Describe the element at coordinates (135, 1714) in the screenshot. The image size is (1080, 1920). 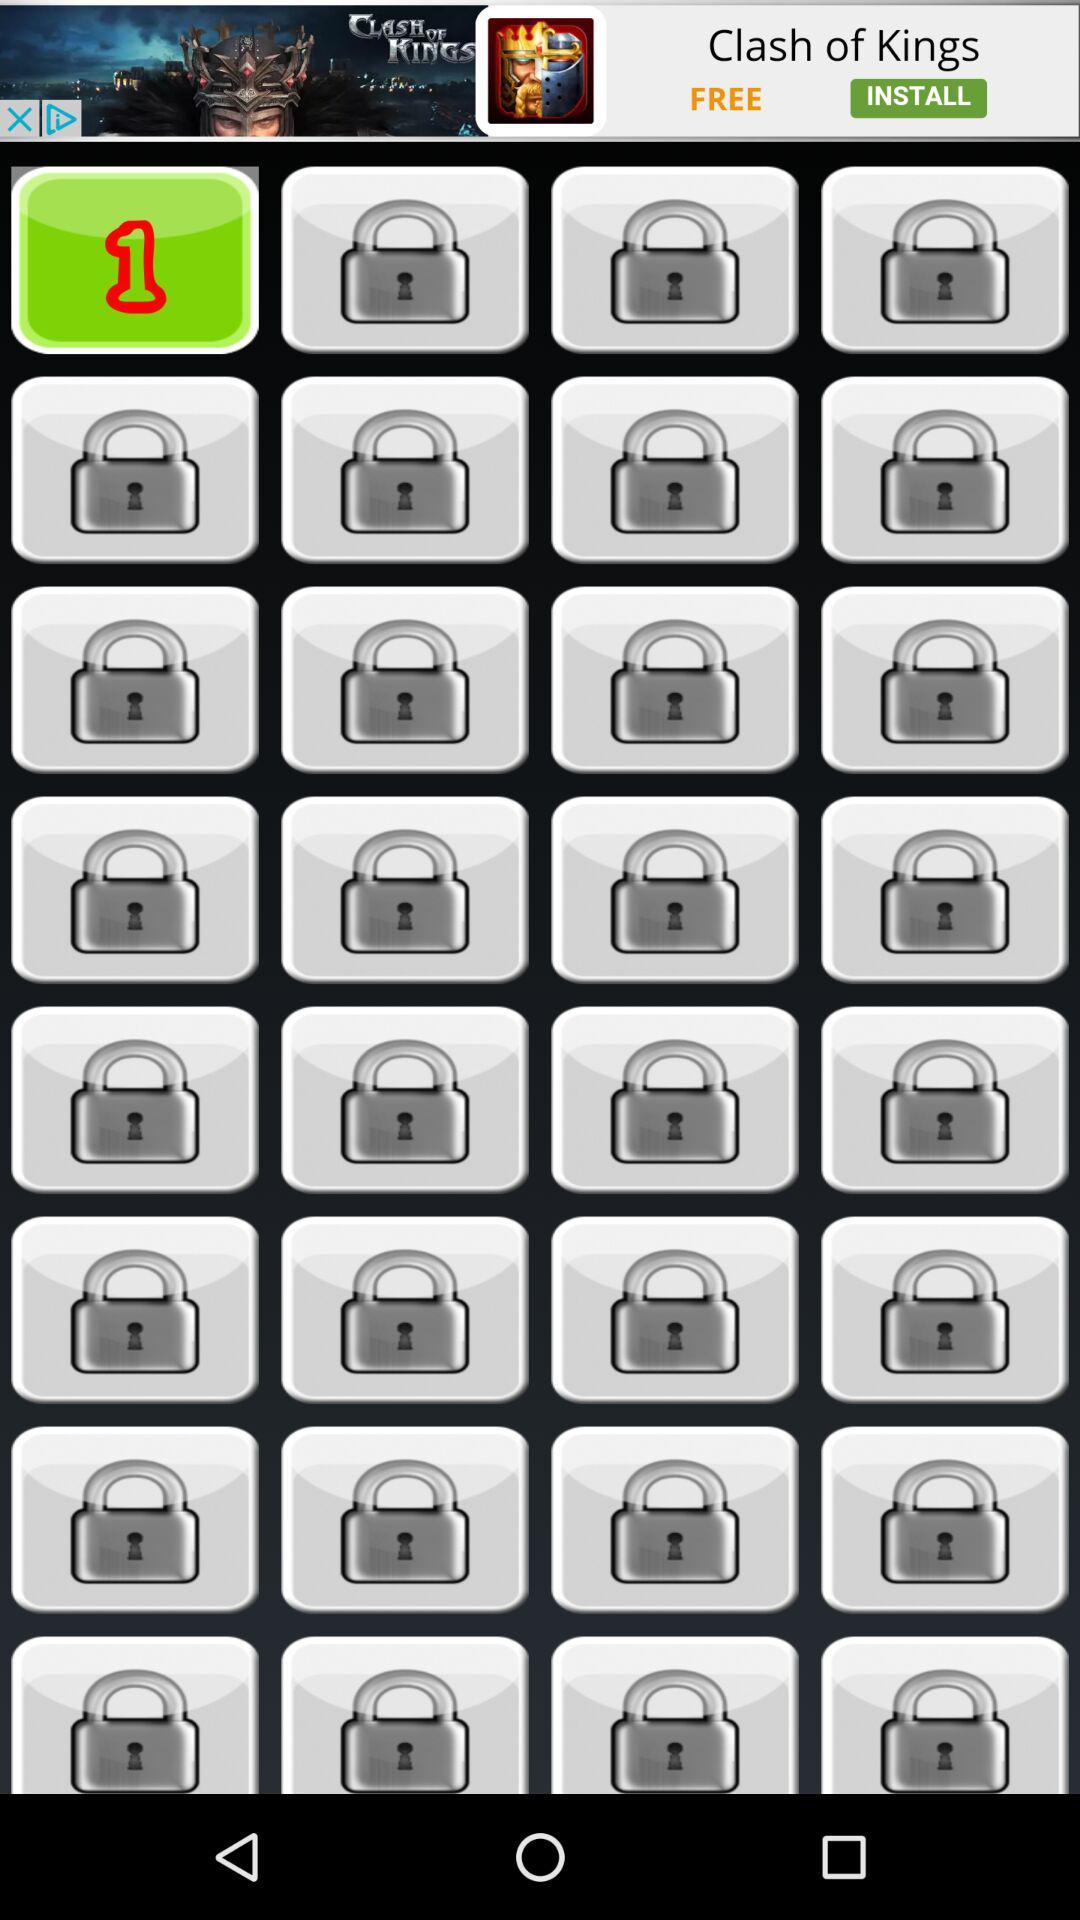
I see `select` at that location.